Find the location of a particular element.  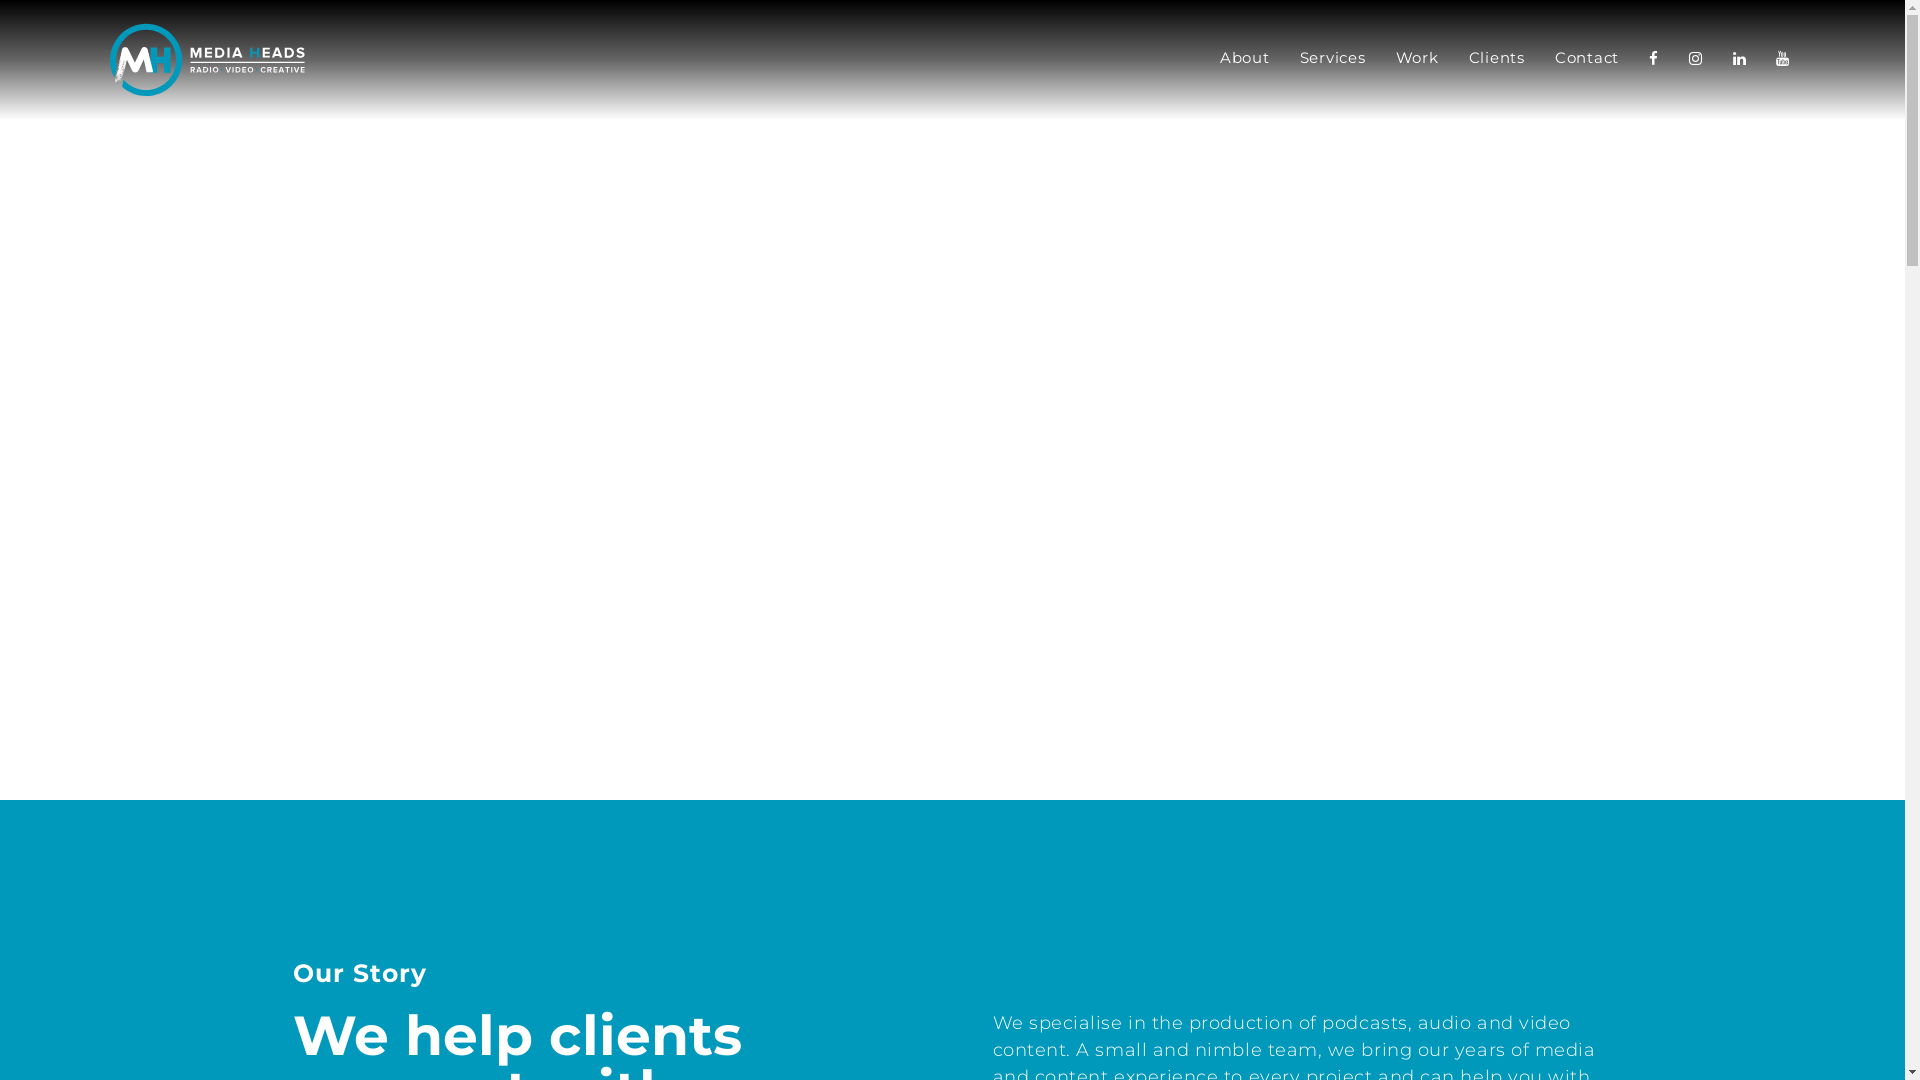

'Work' is located at coordinates (1415, 59).